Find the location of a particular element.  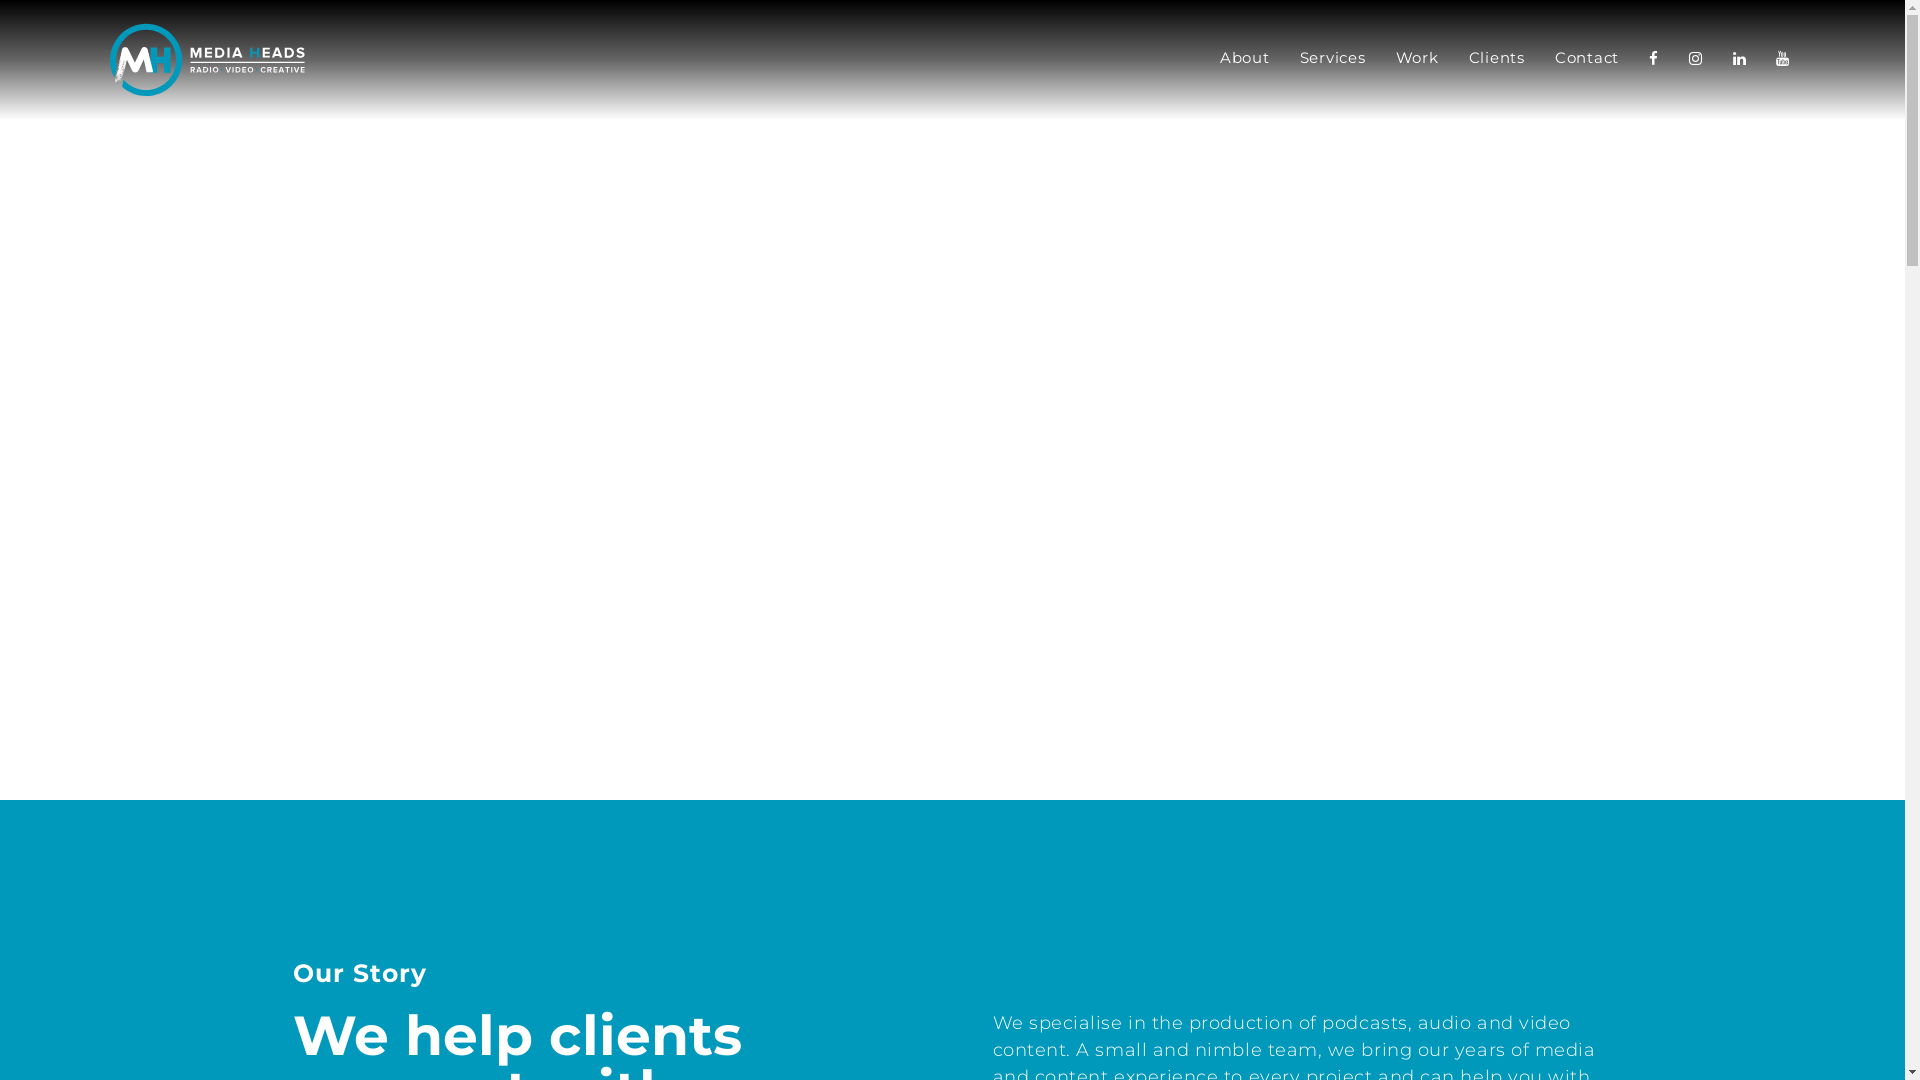

'Work' is located at coordinates (1415, 59).